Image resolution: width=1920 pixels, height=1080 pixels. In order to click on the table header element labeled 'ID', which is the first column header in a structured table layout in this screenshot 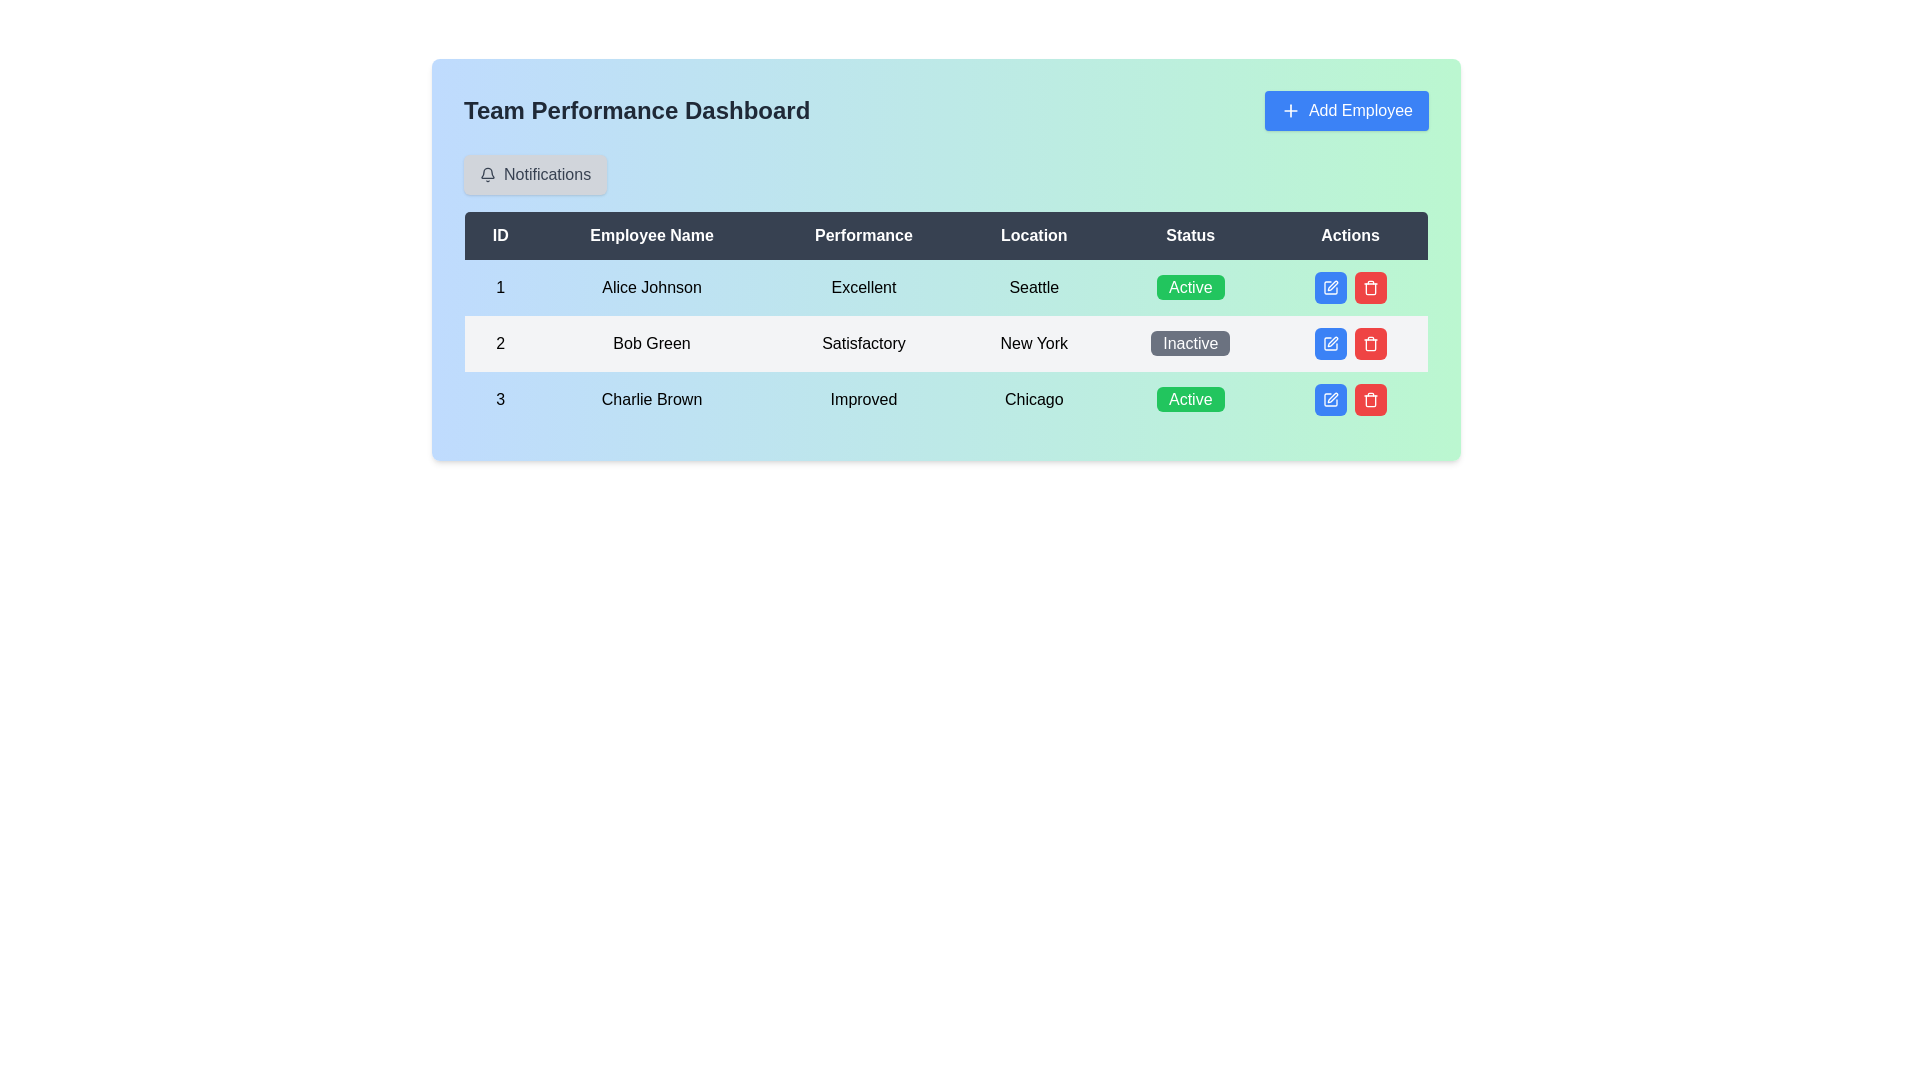, I will do `click(500, 234)`.